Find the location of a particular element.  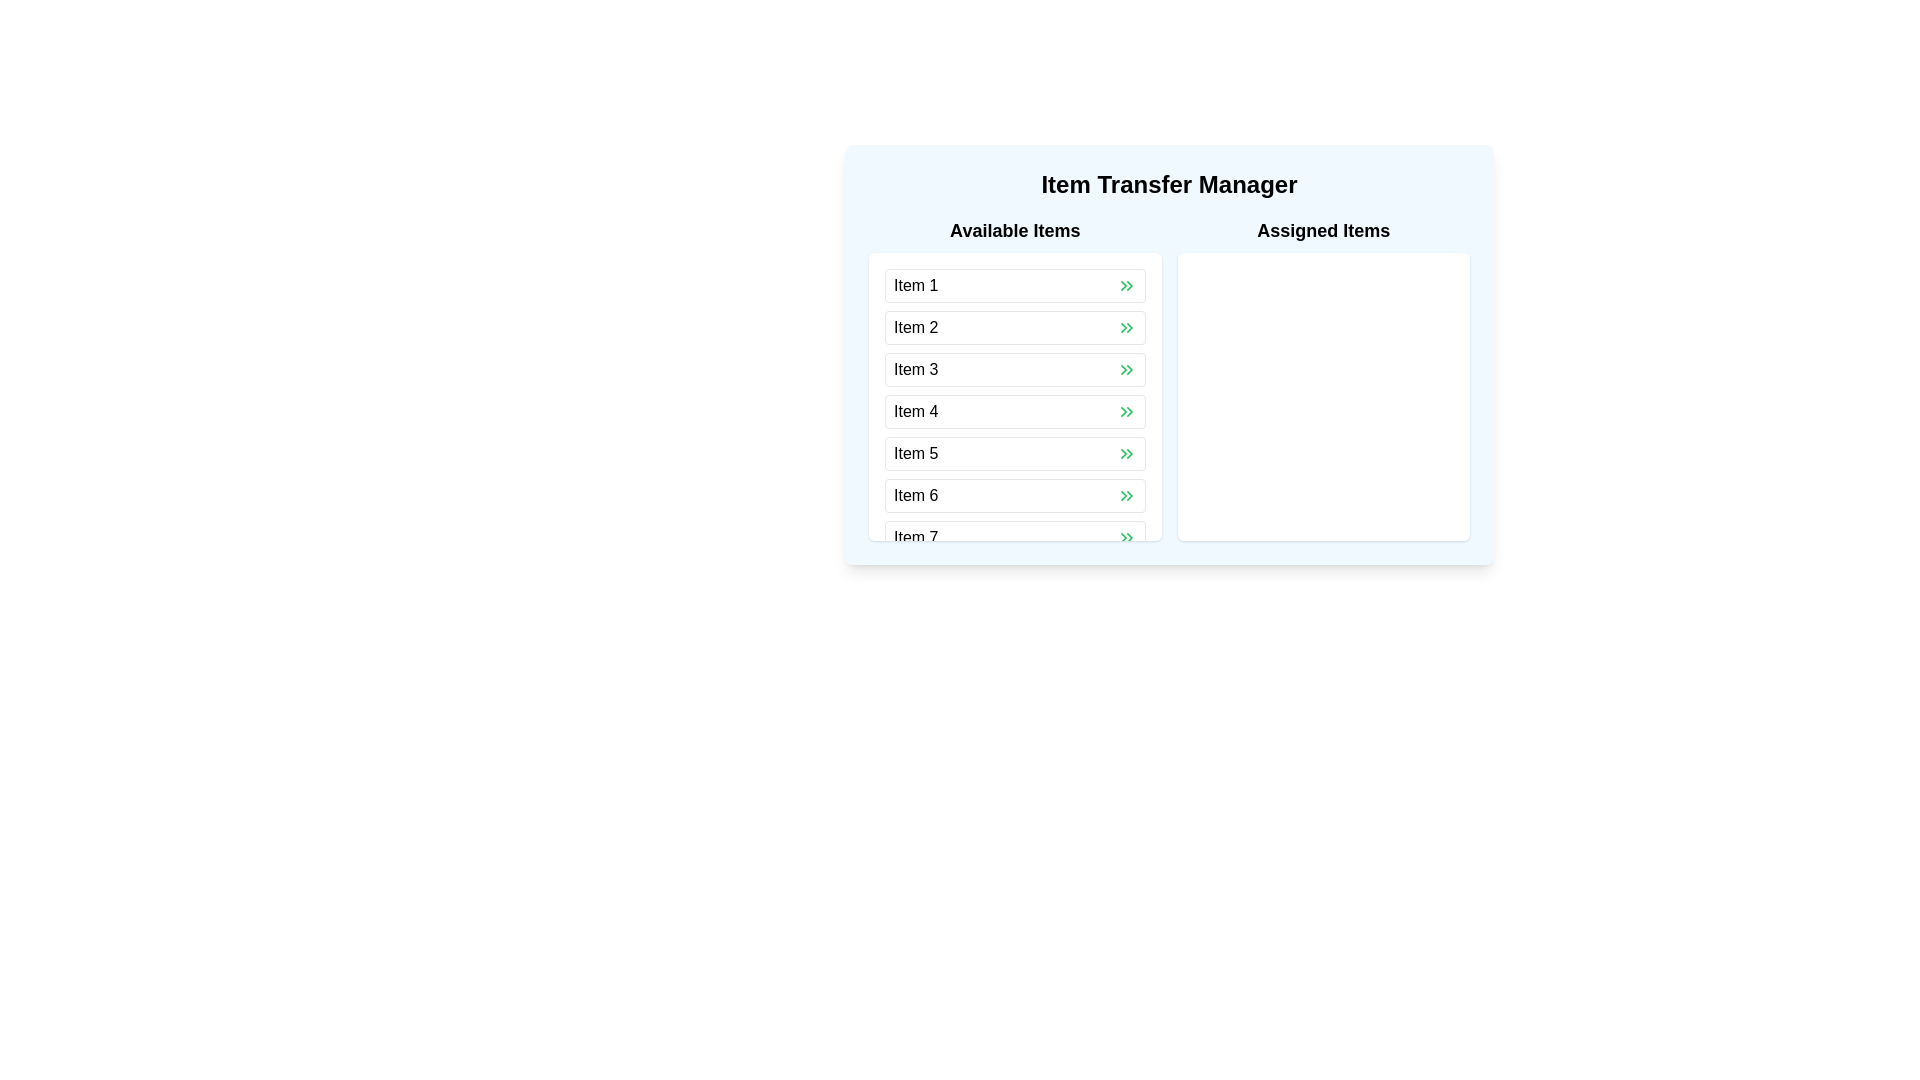

the third item in the 'Available Items' section, which is represented by the Text label indicating a selectable option is located at coordinates (915, 370).